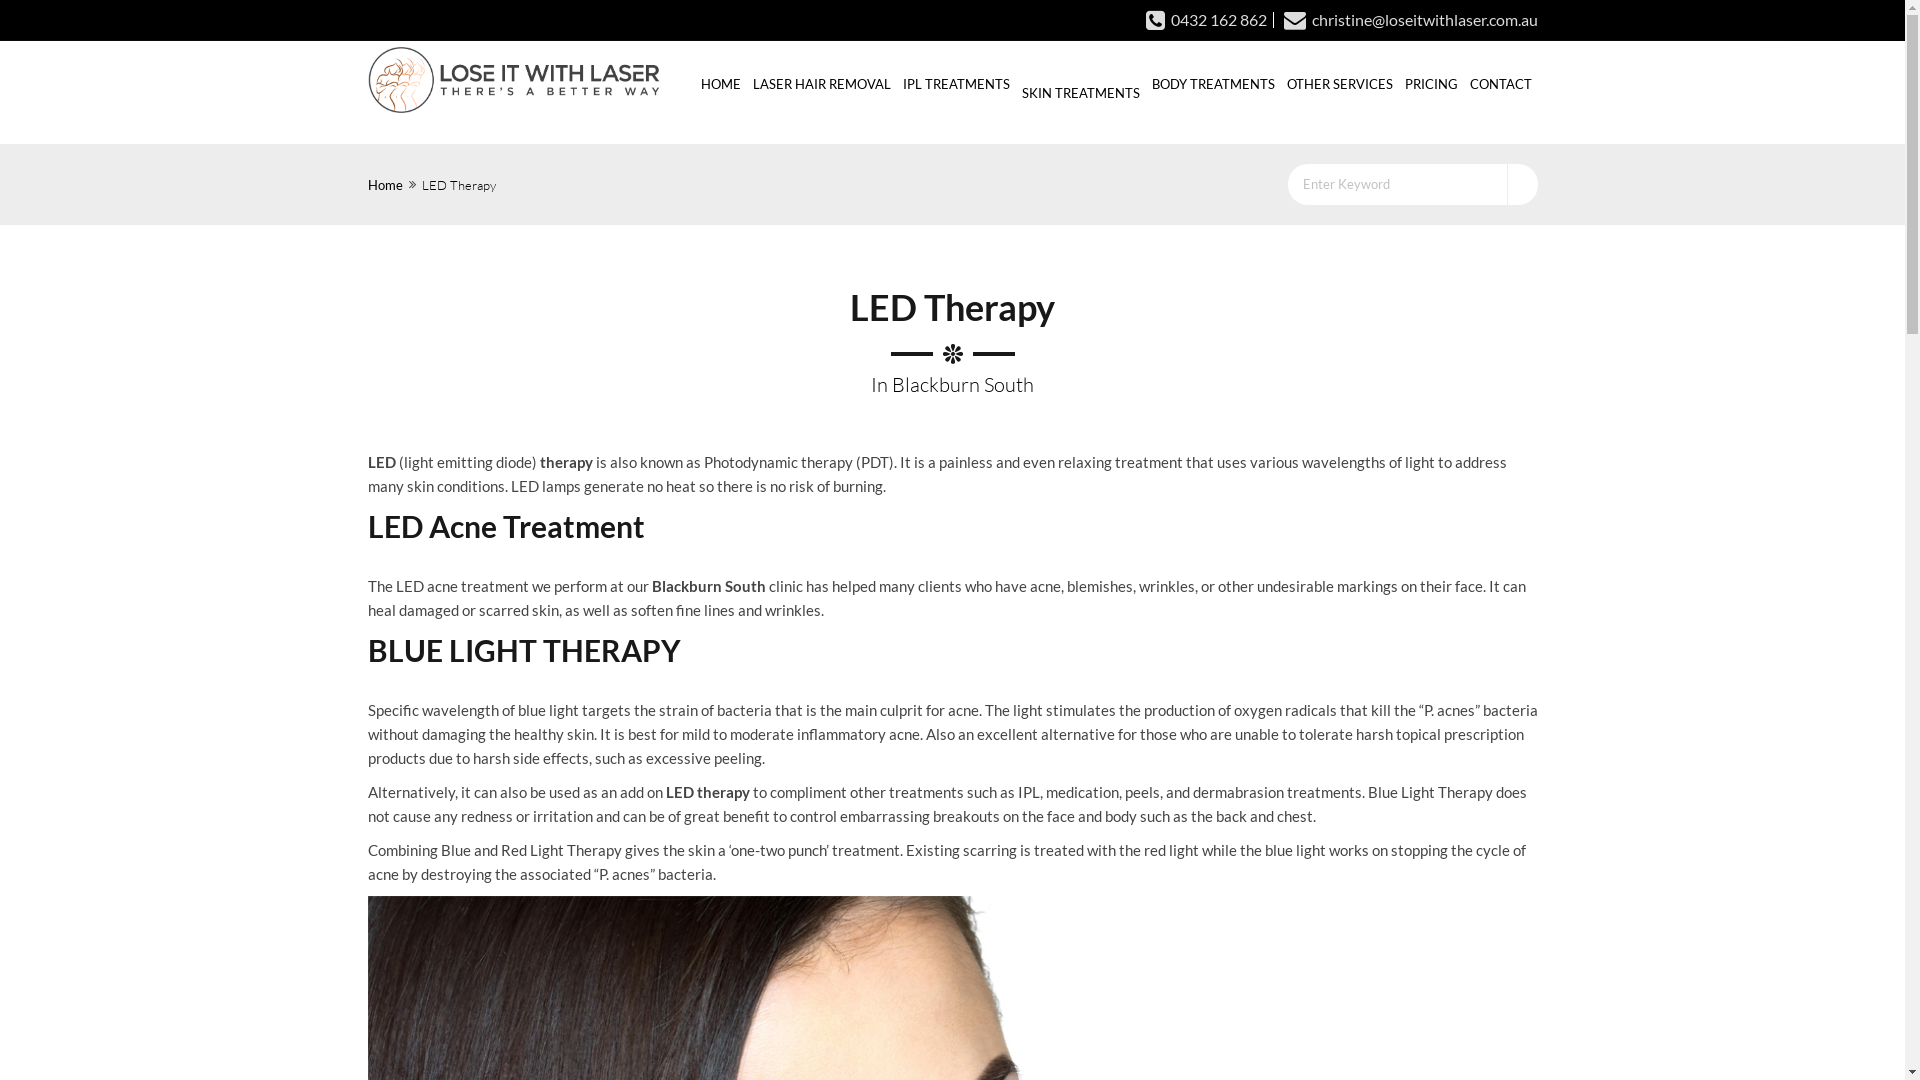 The image size is (1920, 1080). What do you see at coordinates (820, 82) in the screenshot?
I see `'LASER HAIR REMOVAL'` at bounding box center [820, 82].